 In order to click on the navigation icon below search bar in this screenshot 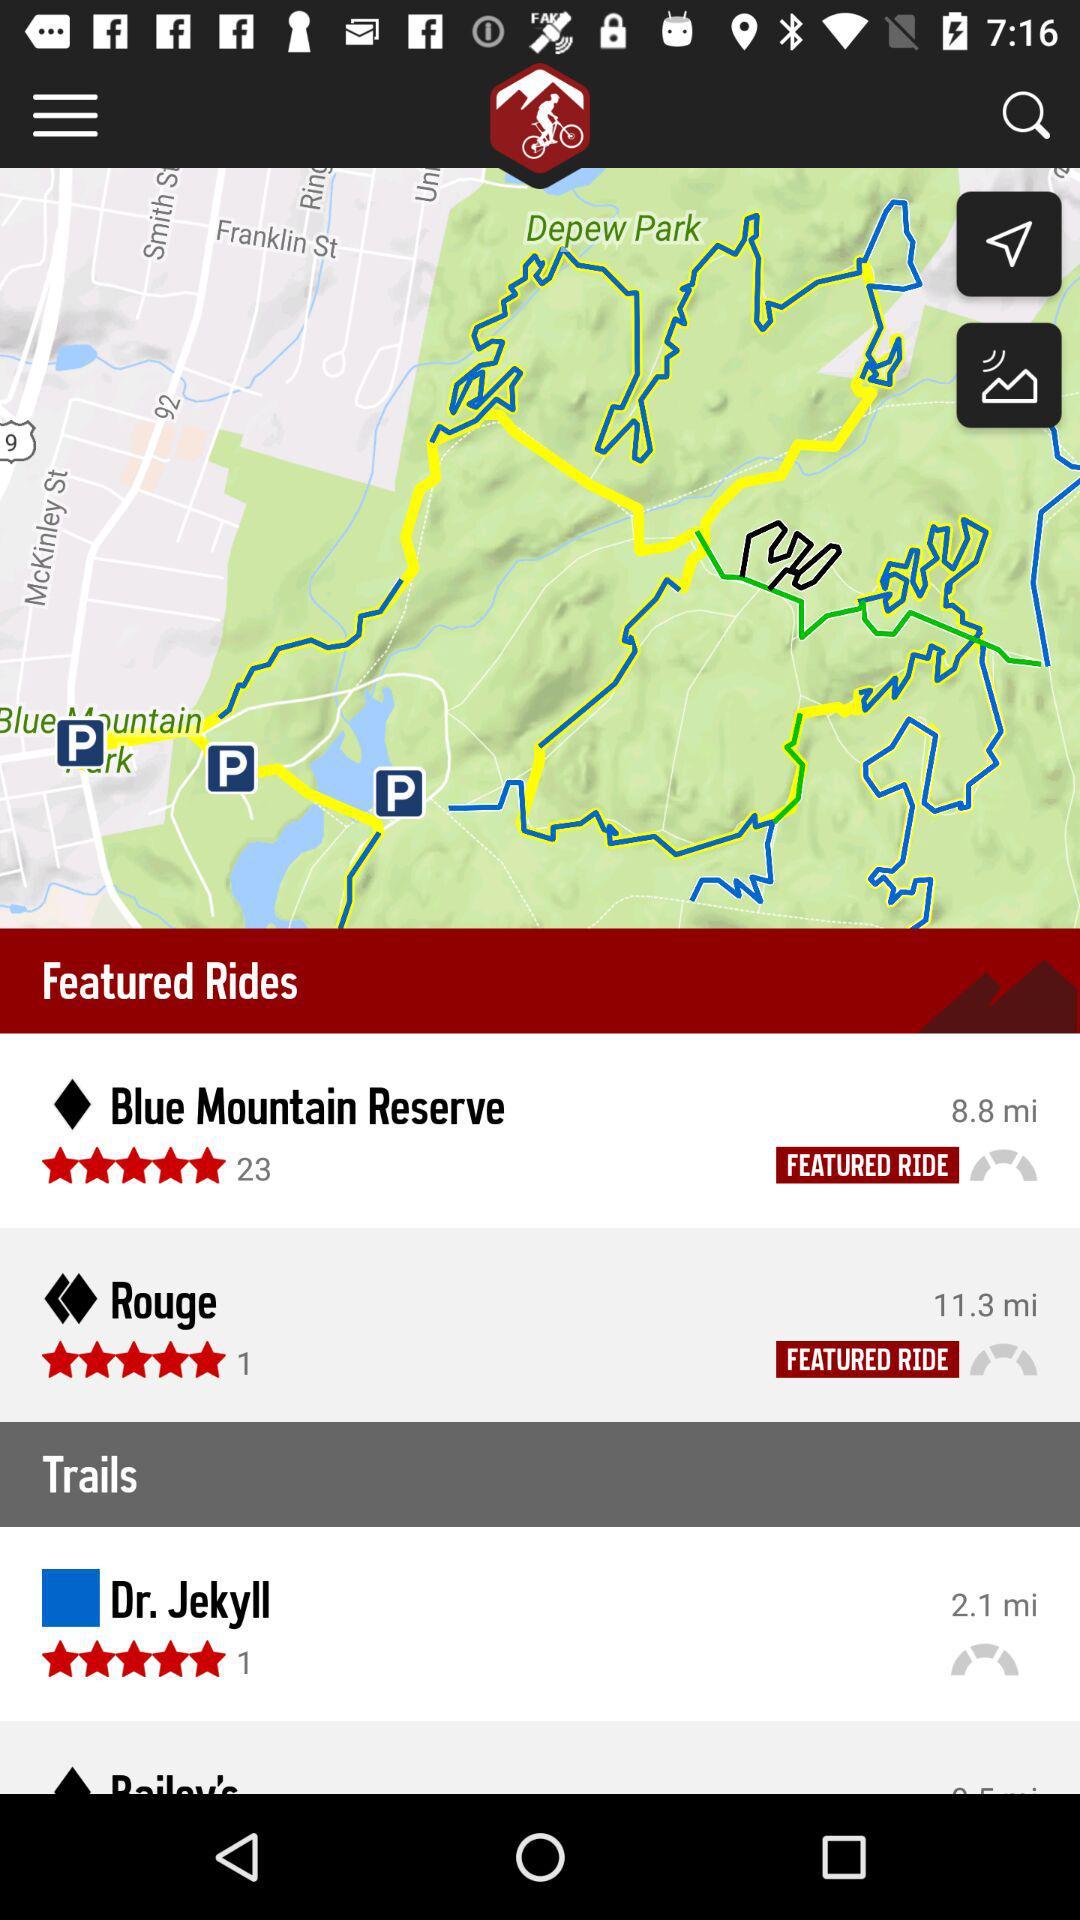, I will do `click(1009, 248)`.